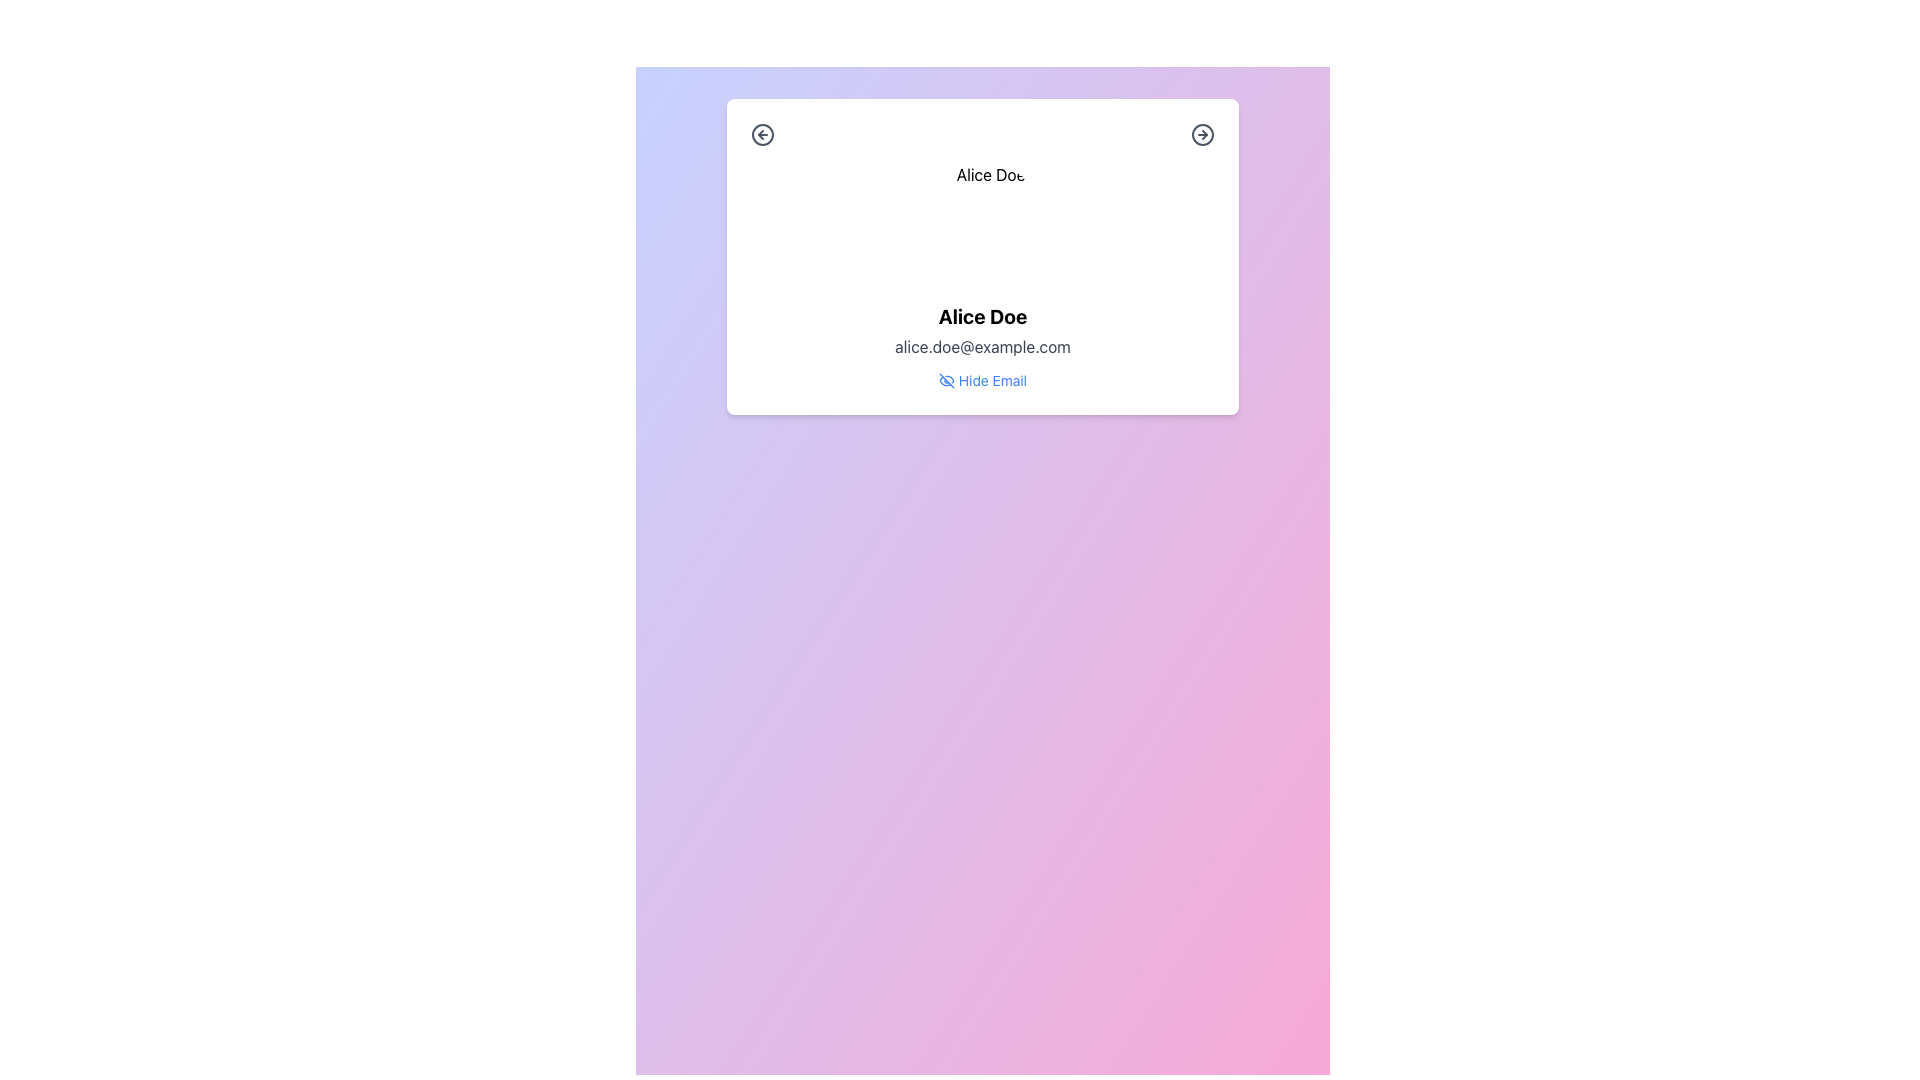 This screenshot has height=1080, width=1920. What do you see at coordinates (1202, 135) in the screenshot?
I see `the navigation arrow button located in the upper-right corner of the white card to move to the subsequent section` at bounding box center [1202, 135].